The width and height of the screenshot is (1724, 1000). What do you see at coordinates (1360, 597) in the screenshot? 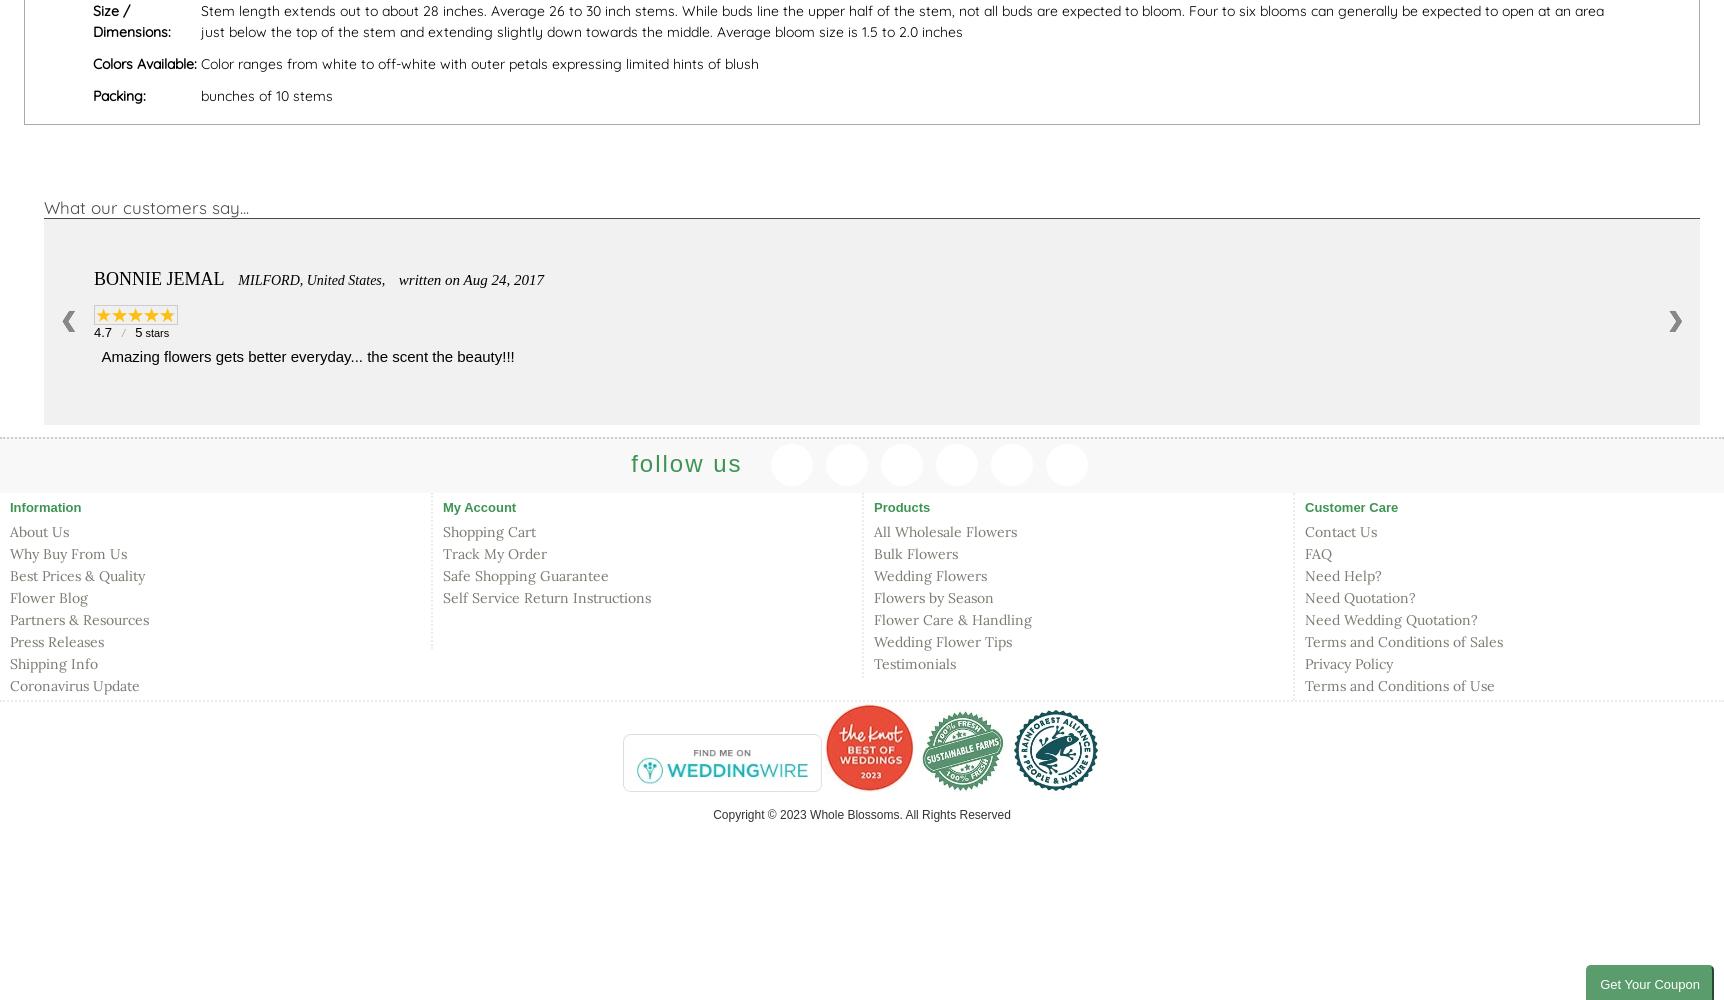
I see `'Need Quotation?'` at bounding box center [1360, 597].